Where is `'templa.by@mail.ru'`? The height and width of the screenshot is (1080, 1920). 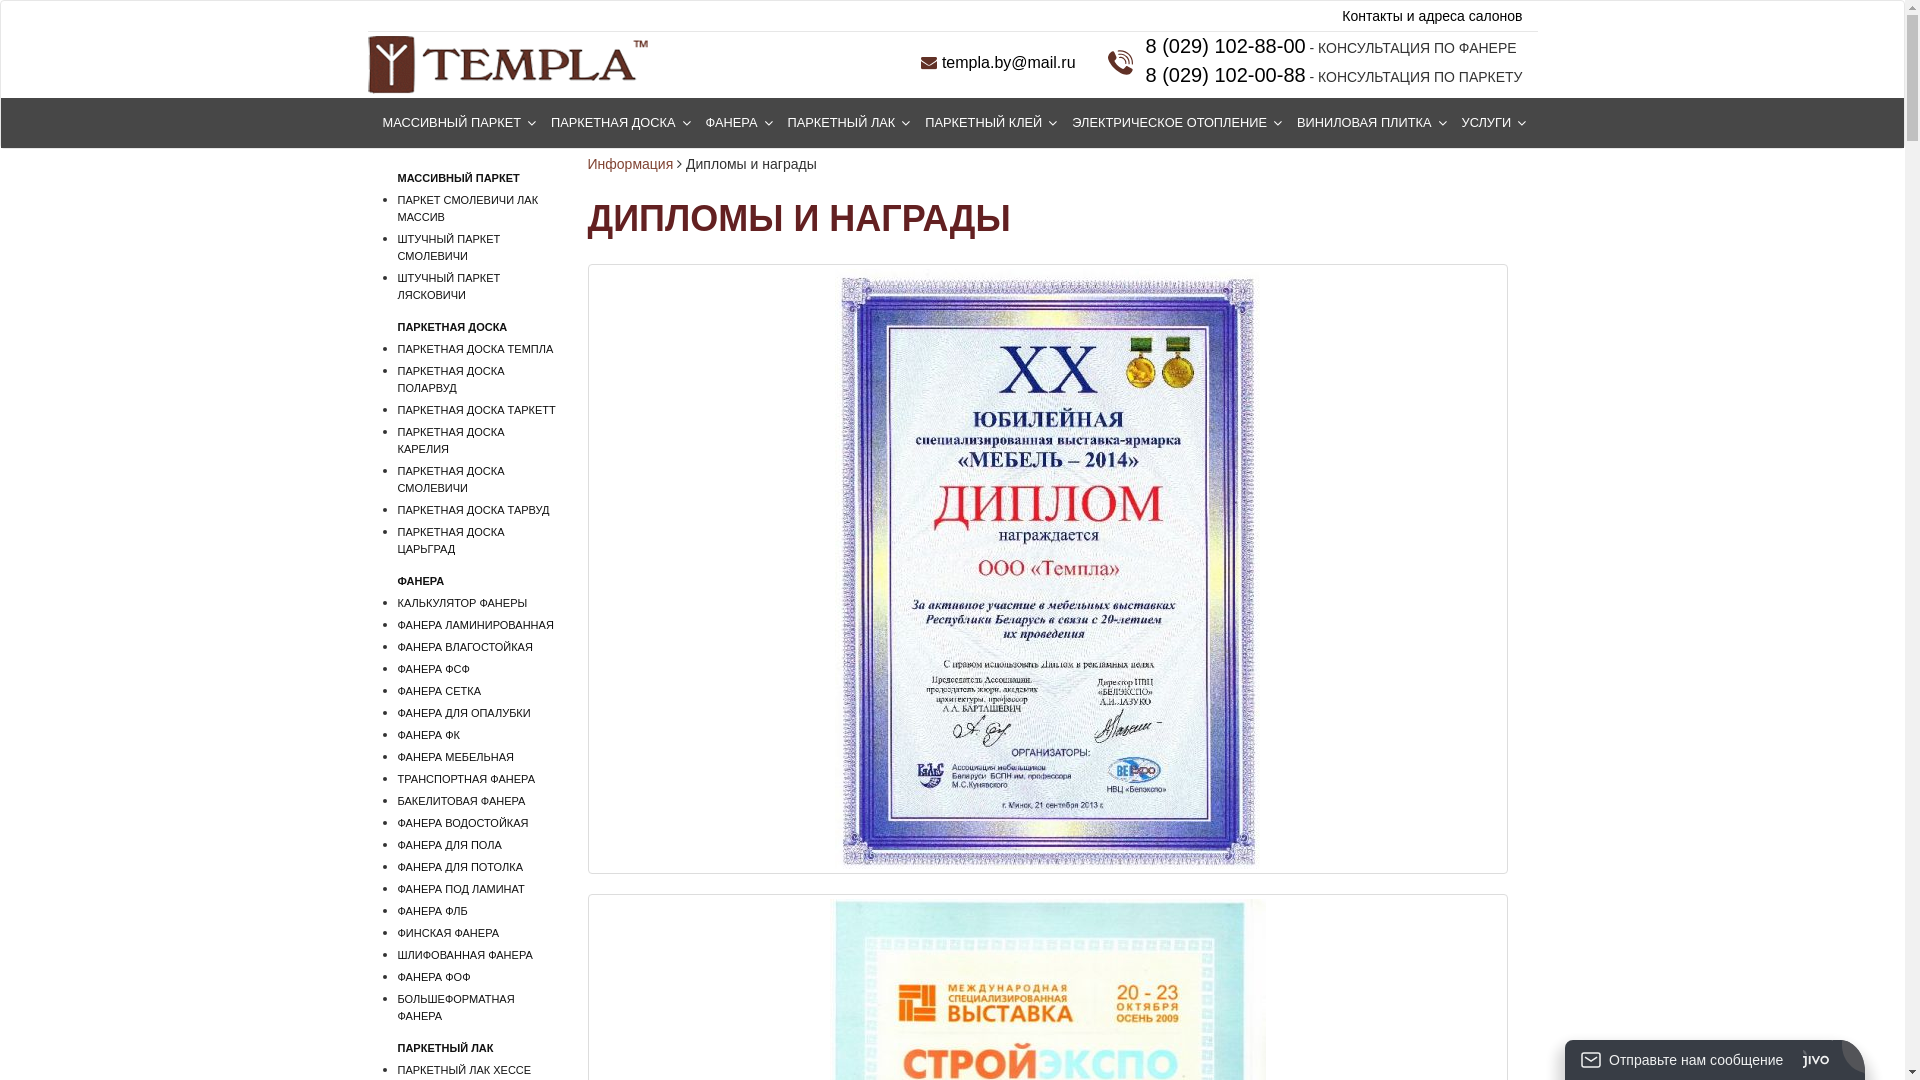
'templa.by@mail.ru' is located at coordinates (920, 61).